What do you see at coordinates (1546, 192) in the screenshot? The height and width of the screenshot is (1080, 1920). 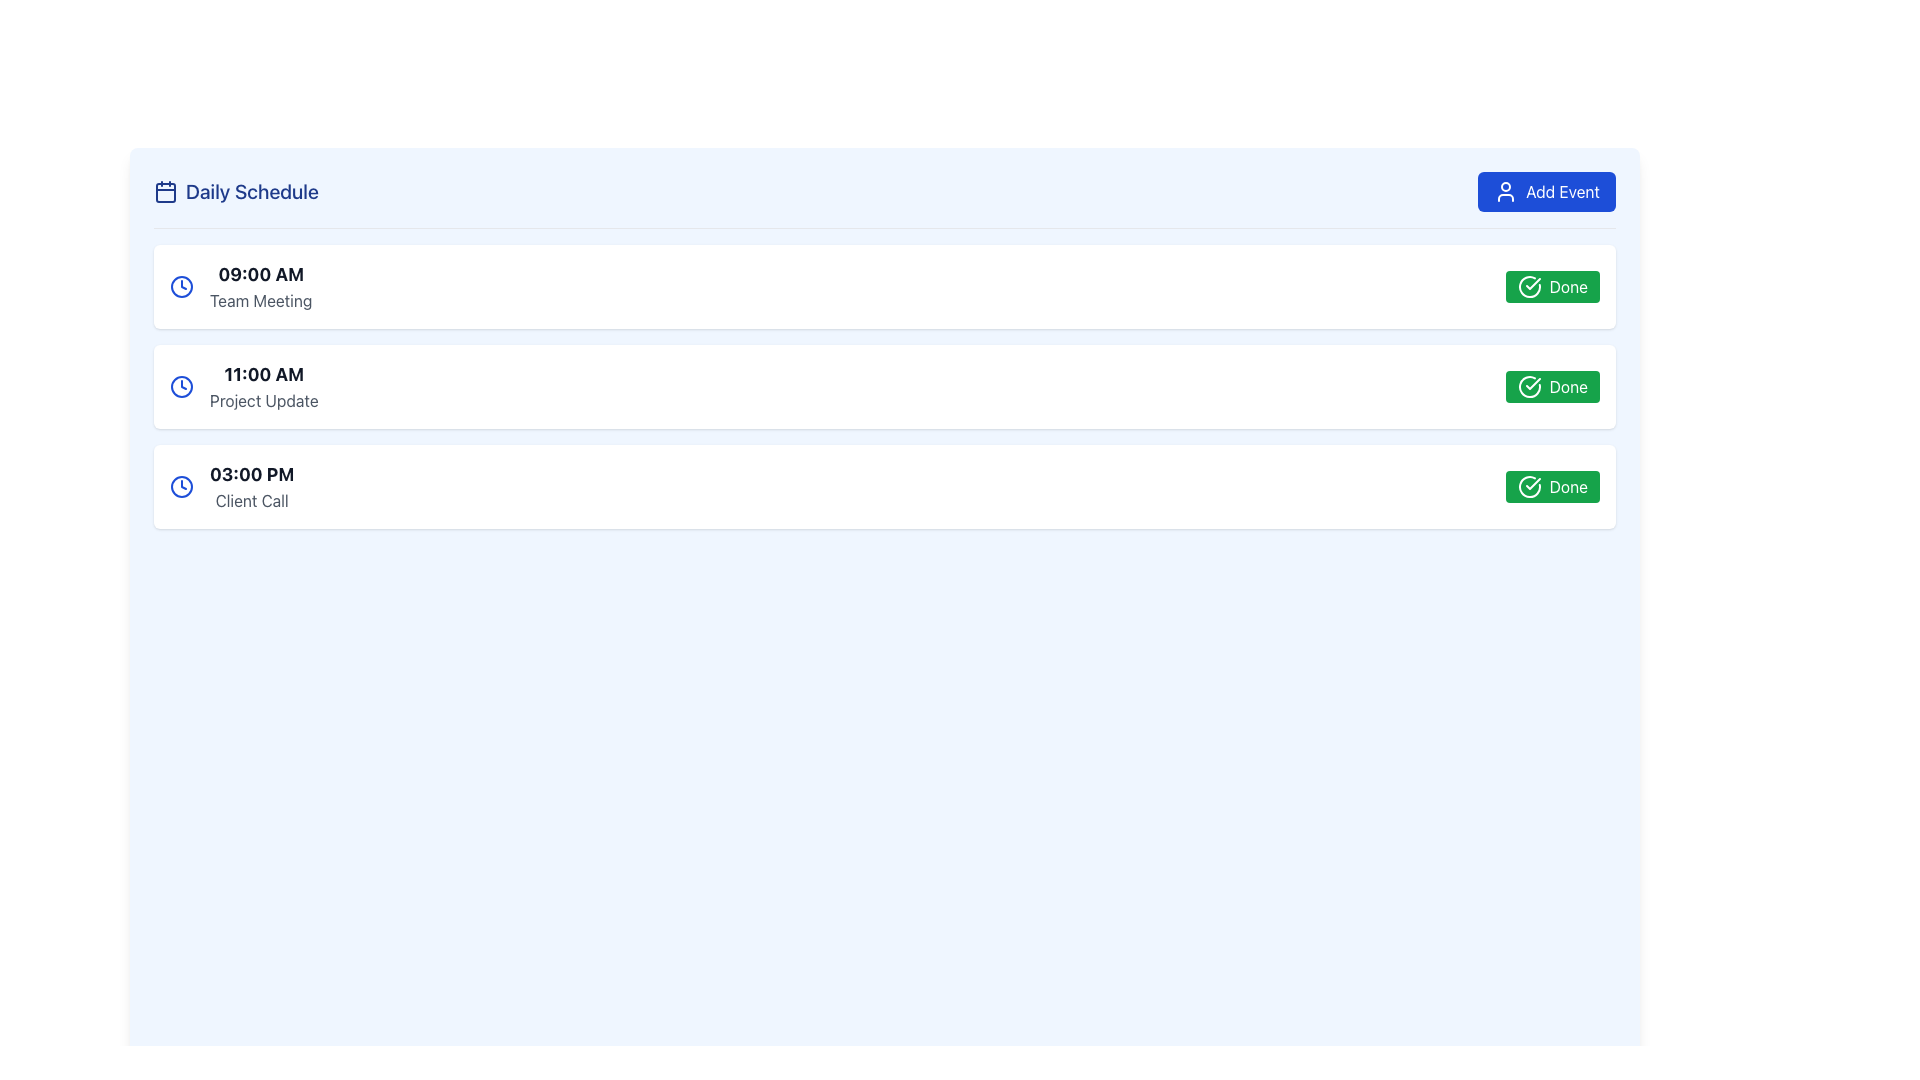 I see `the 'Add Event' button located in the top-right corner of the 'Daily Schedule' header` at bounding box center [1546, 192].